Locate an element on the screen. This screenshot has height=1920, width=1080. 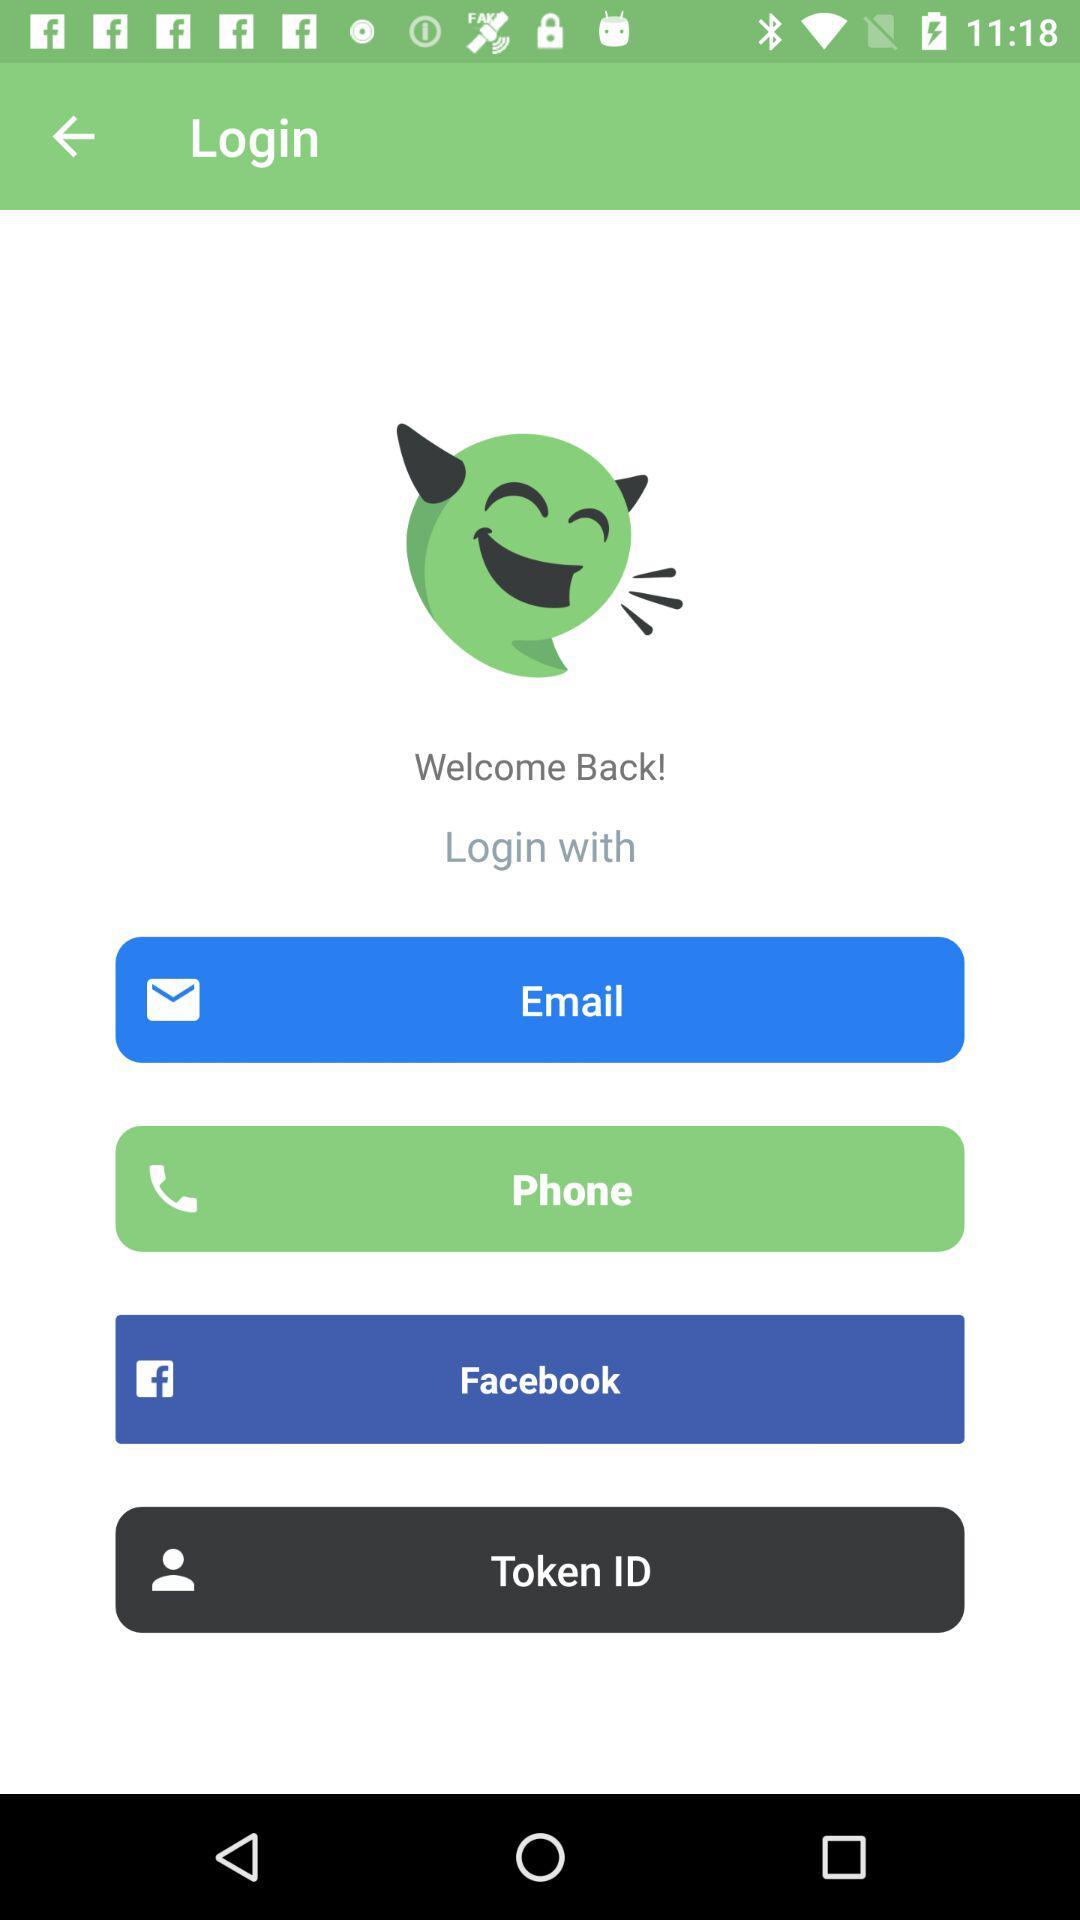
the item above phone is located at coordinates (540, 999).